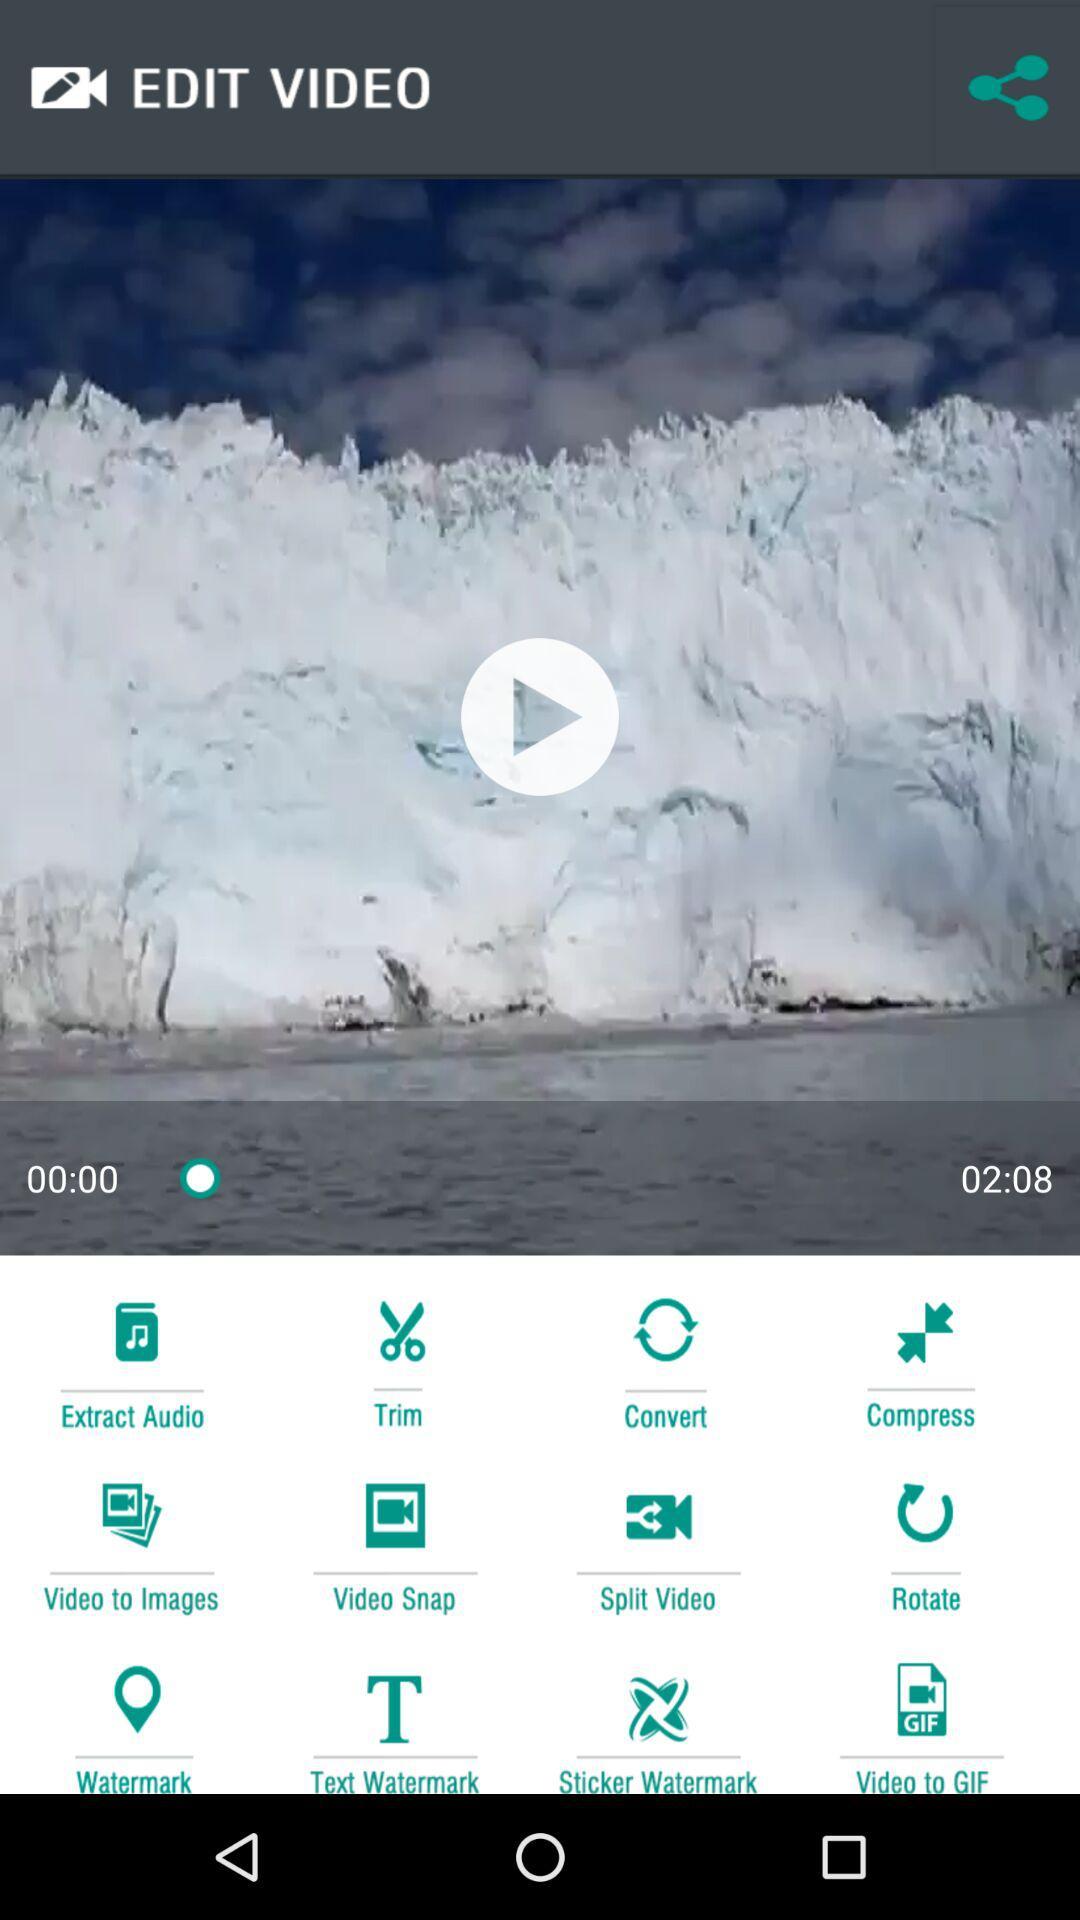 The image size is (1080, 1920). I want to click on location to see, so click(131, 1717).